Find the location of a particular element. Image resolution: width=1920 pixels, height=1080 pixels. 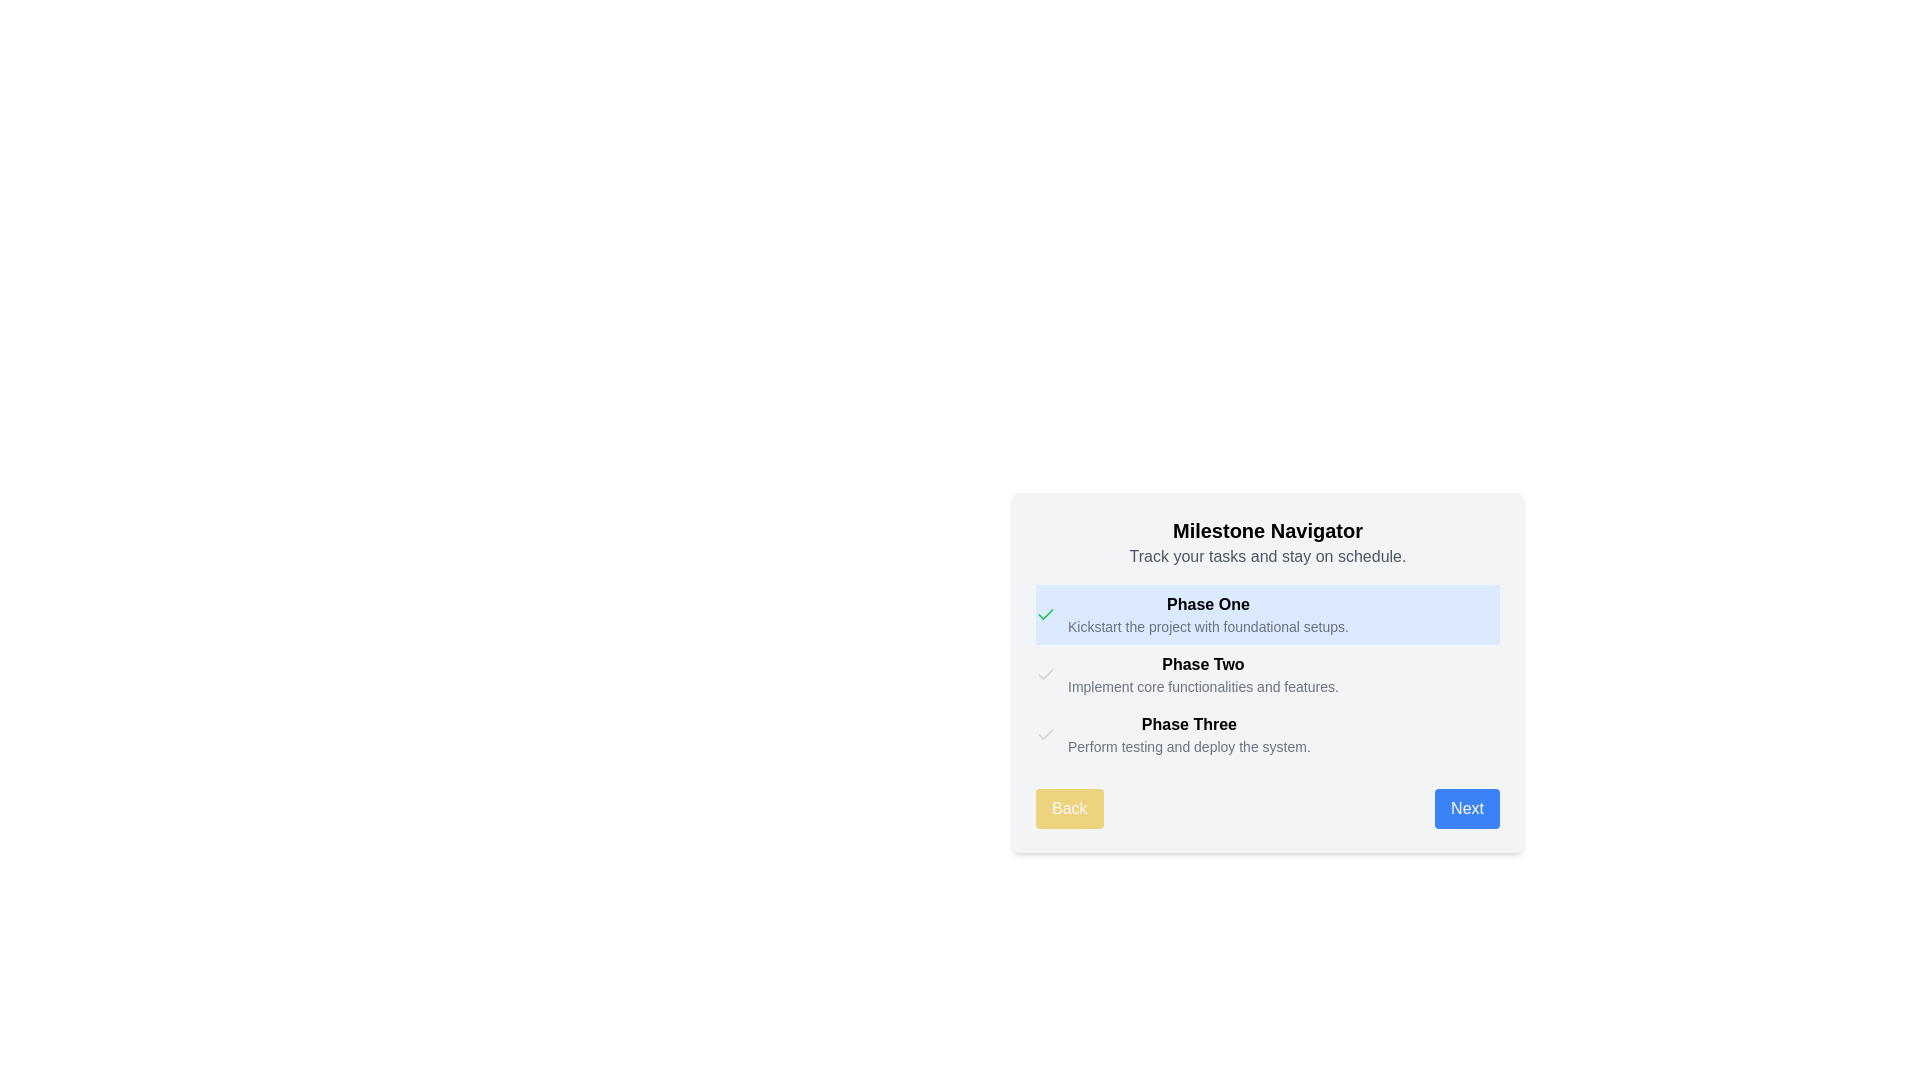

information presented in the Text-based List Item with Icon that displays 'Phase Three' followed by 'Perform testing and deploy the system.' is located at coordinates (1266, 735).